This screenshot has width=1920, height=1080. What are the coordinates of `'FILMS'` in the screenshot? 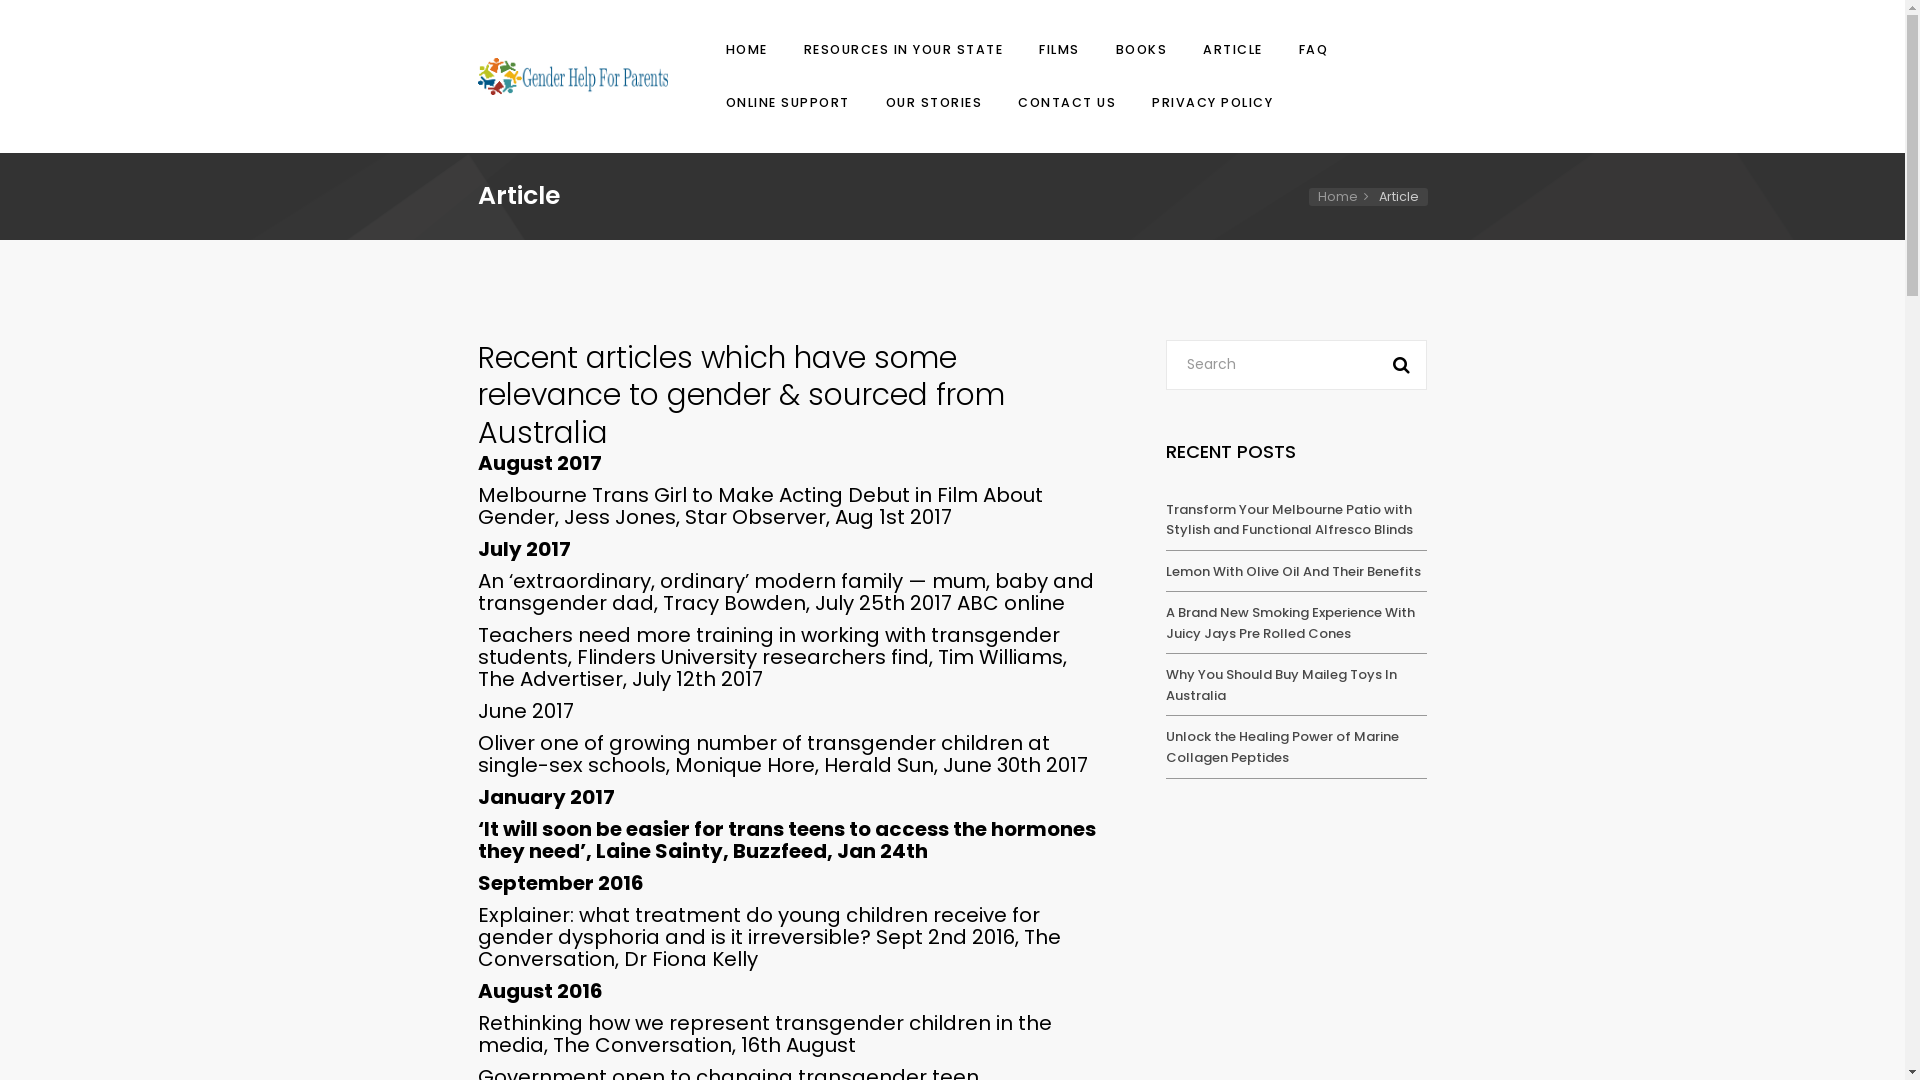 It's located at (1058, 49).